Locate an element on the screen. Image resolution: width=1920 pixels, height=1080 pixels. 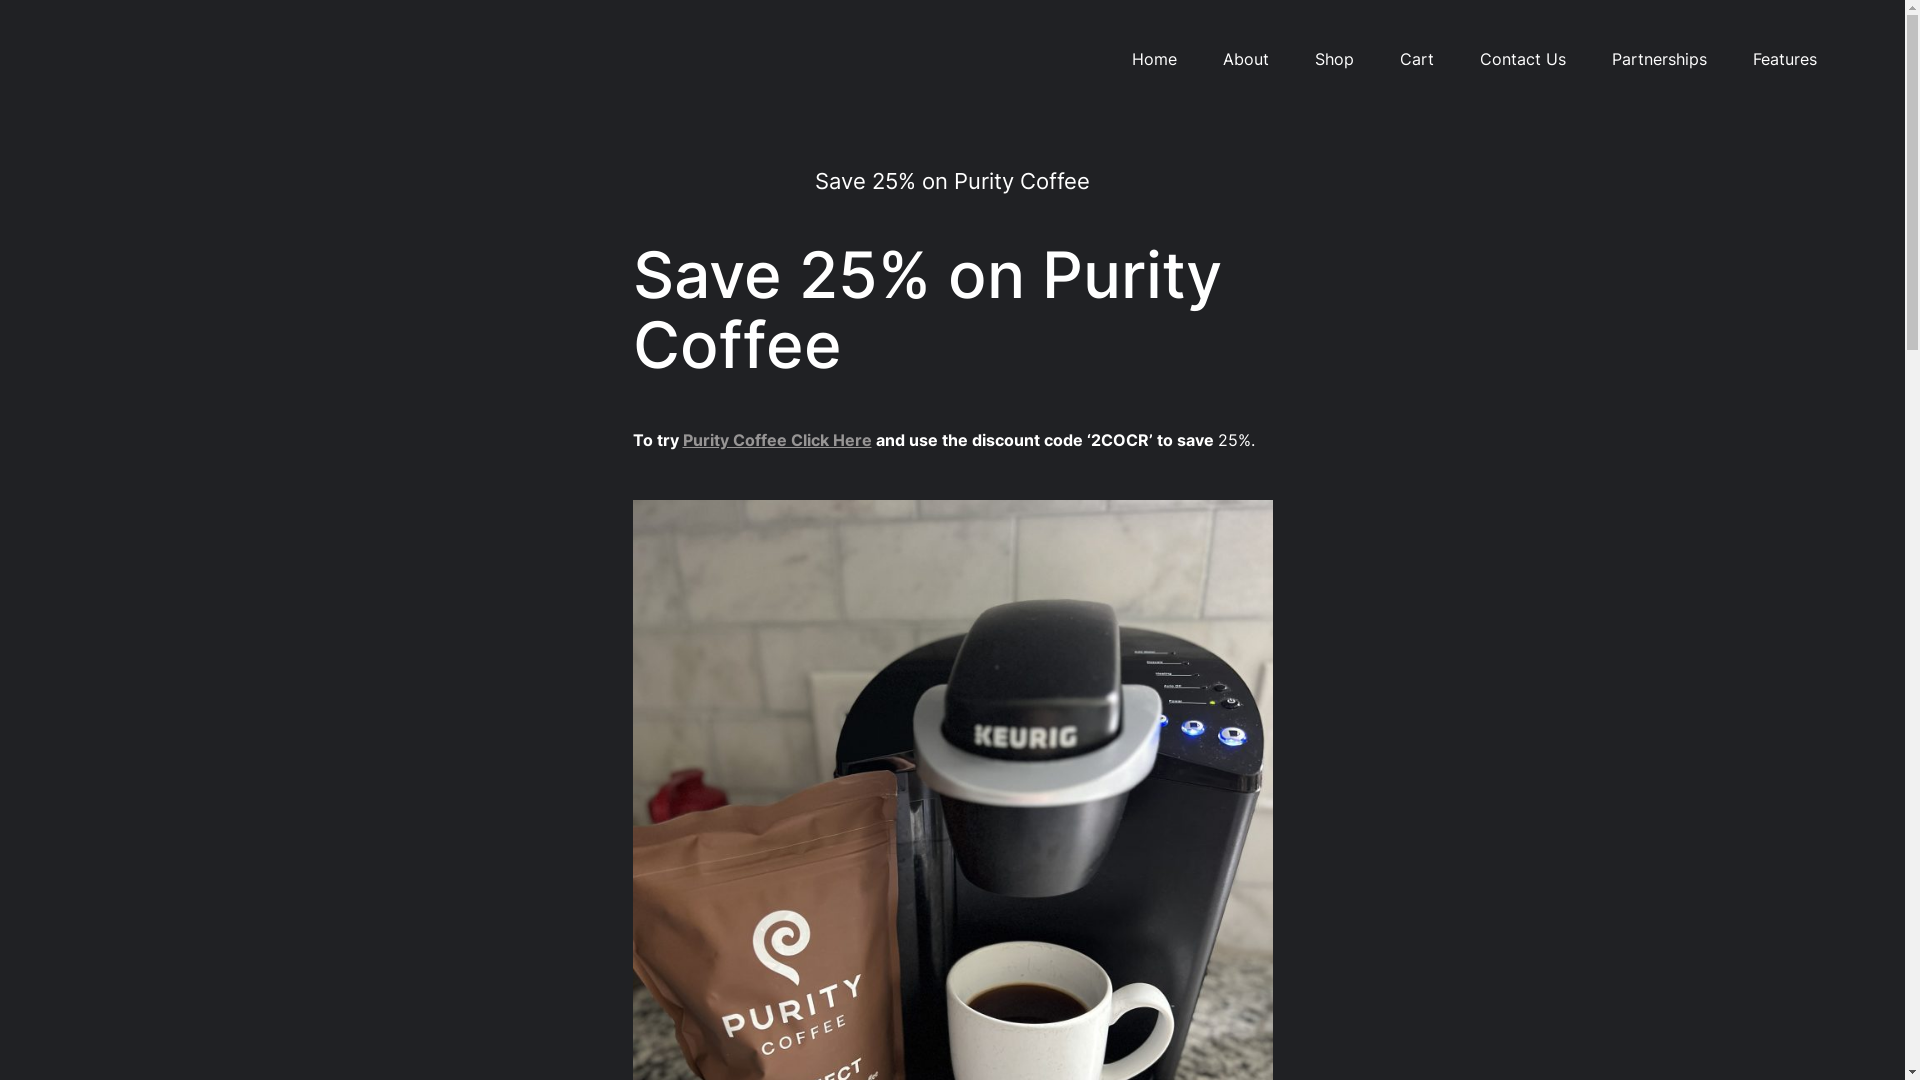
'Partnerships' is located at coordinates (1659, 58).